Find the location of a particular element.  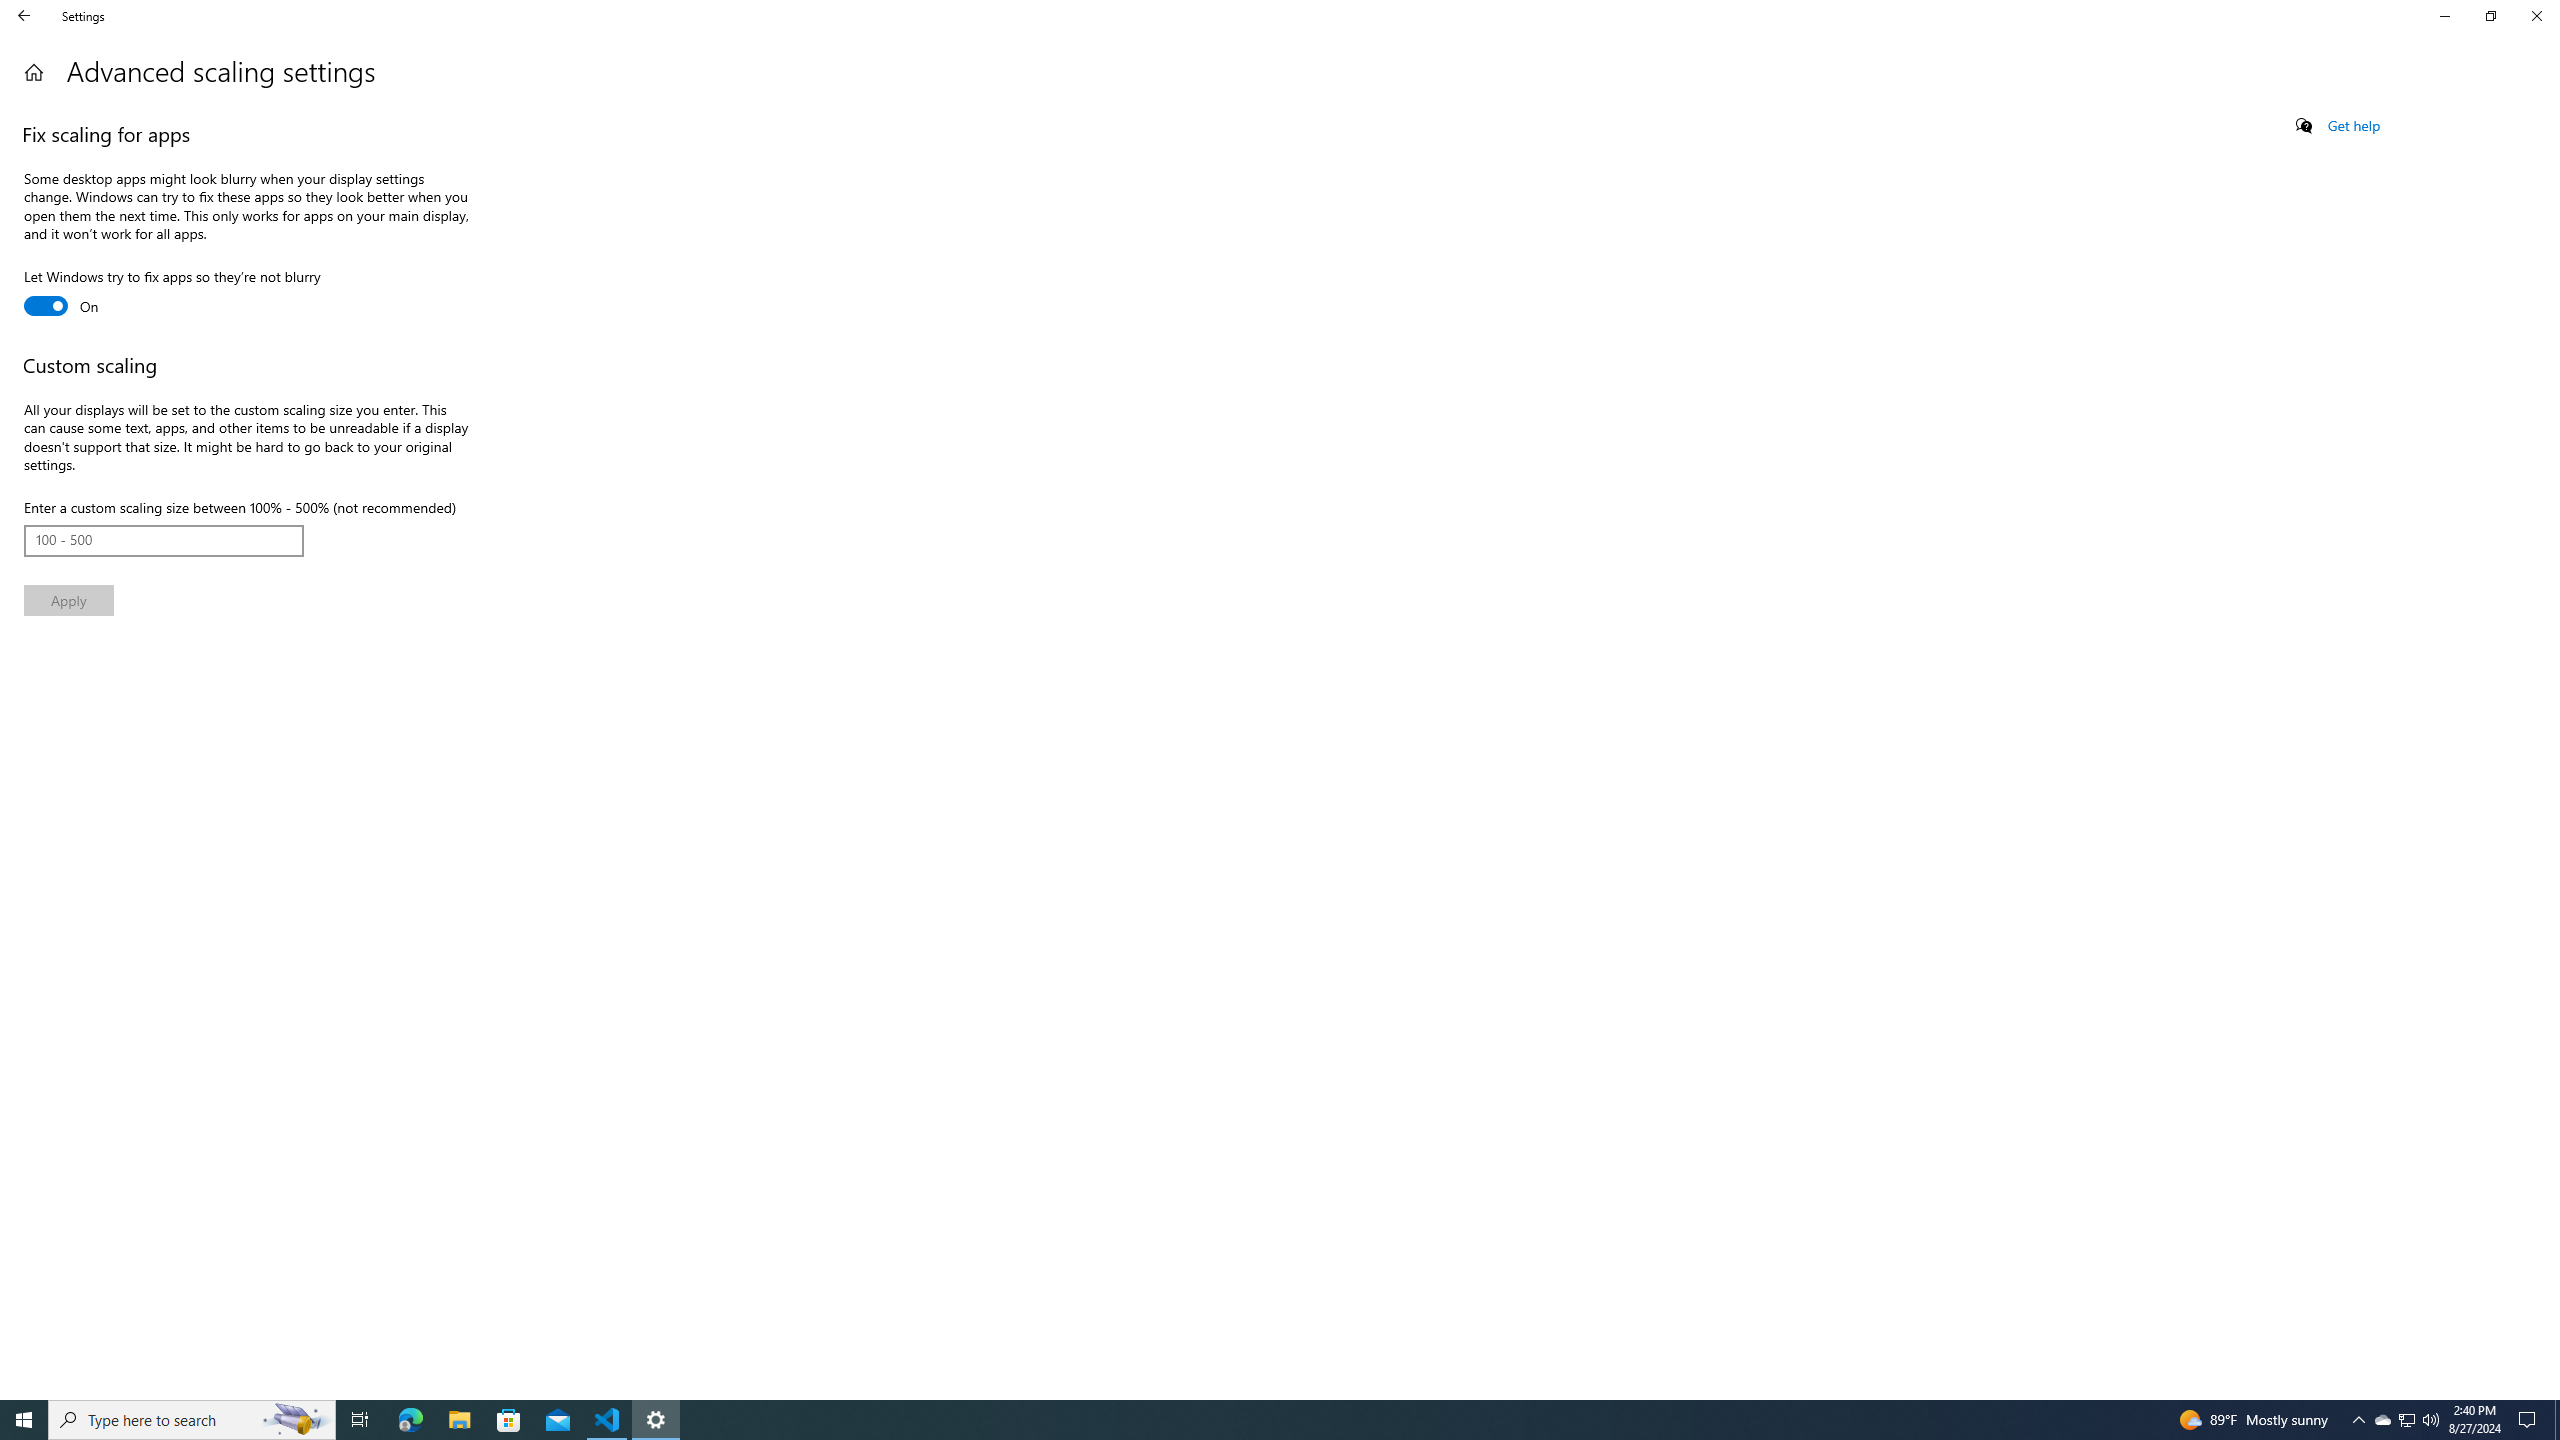

'Get help' is located at coordinates (2352, 125).